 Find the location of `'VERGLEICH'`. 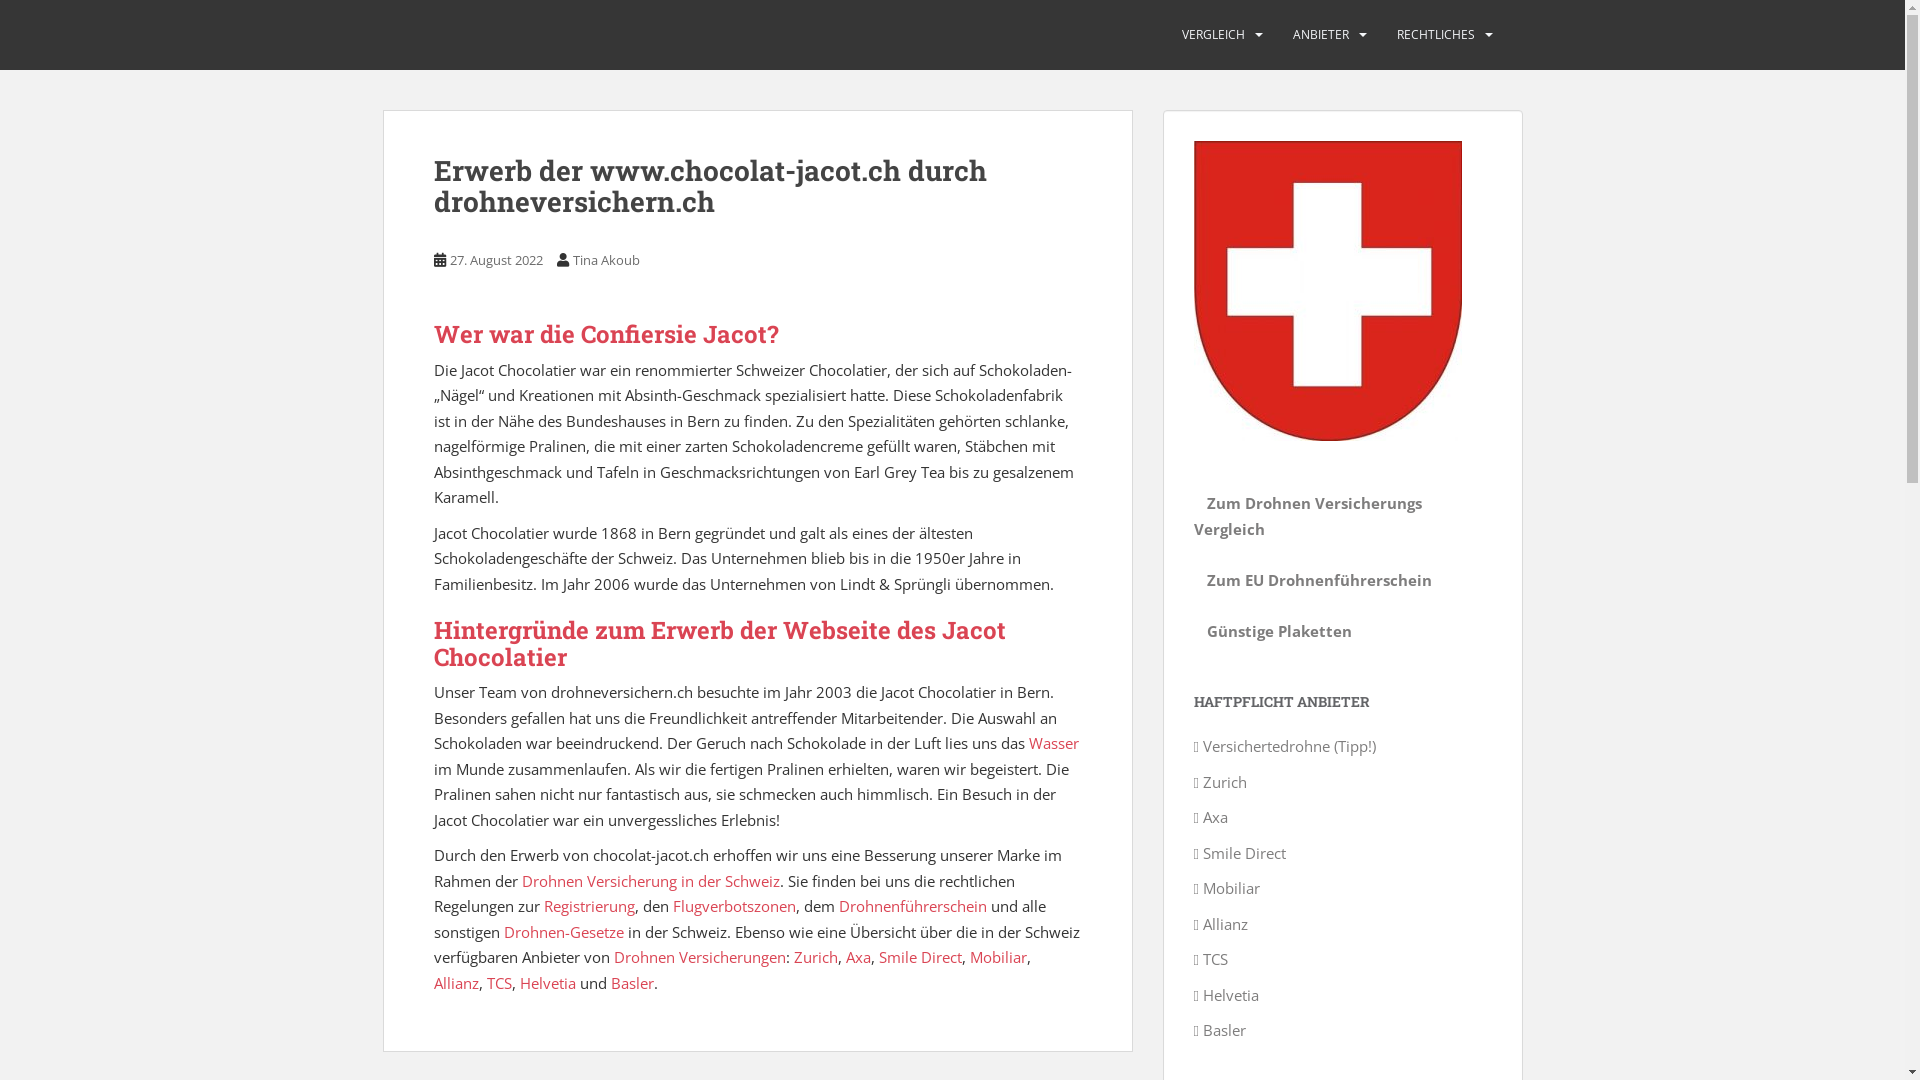

'VERGLEICH' is located at coordinates (1212, 34).